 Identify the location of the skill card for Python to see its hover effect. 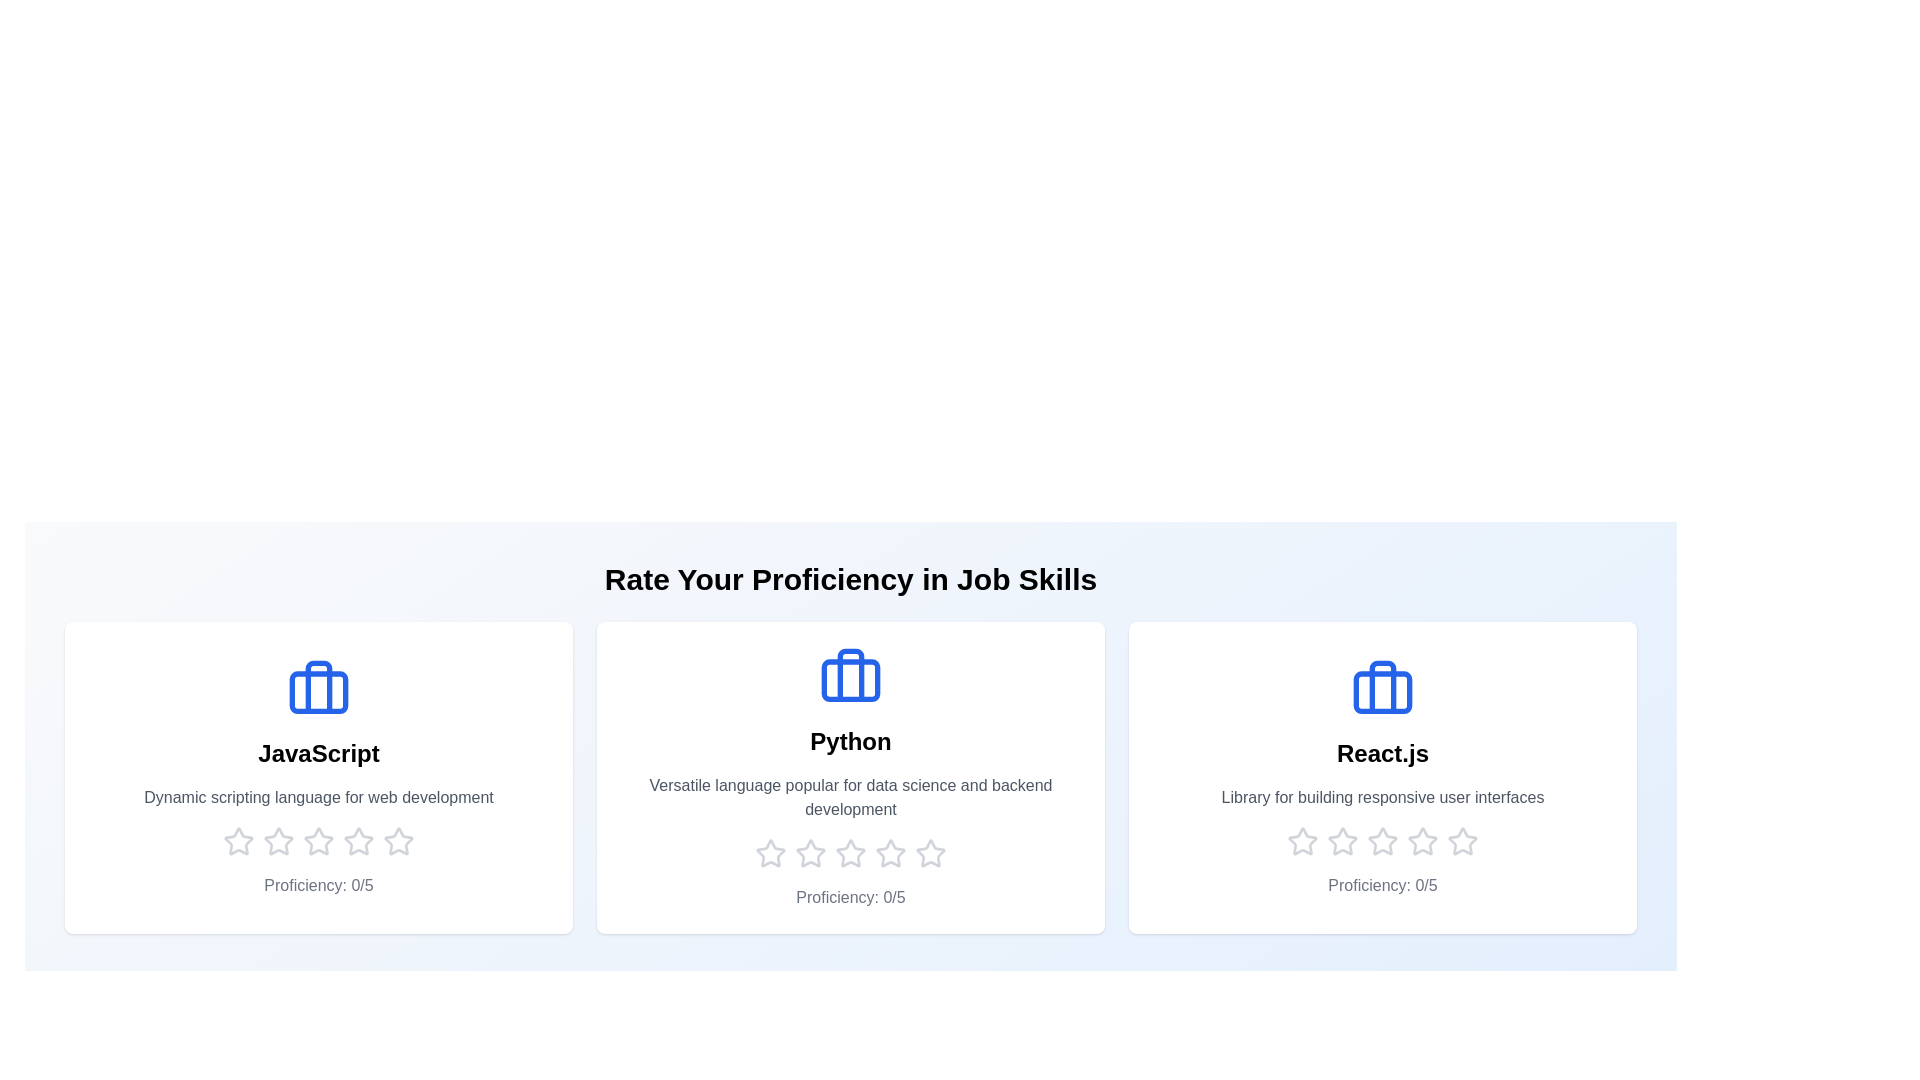
(850, 777).